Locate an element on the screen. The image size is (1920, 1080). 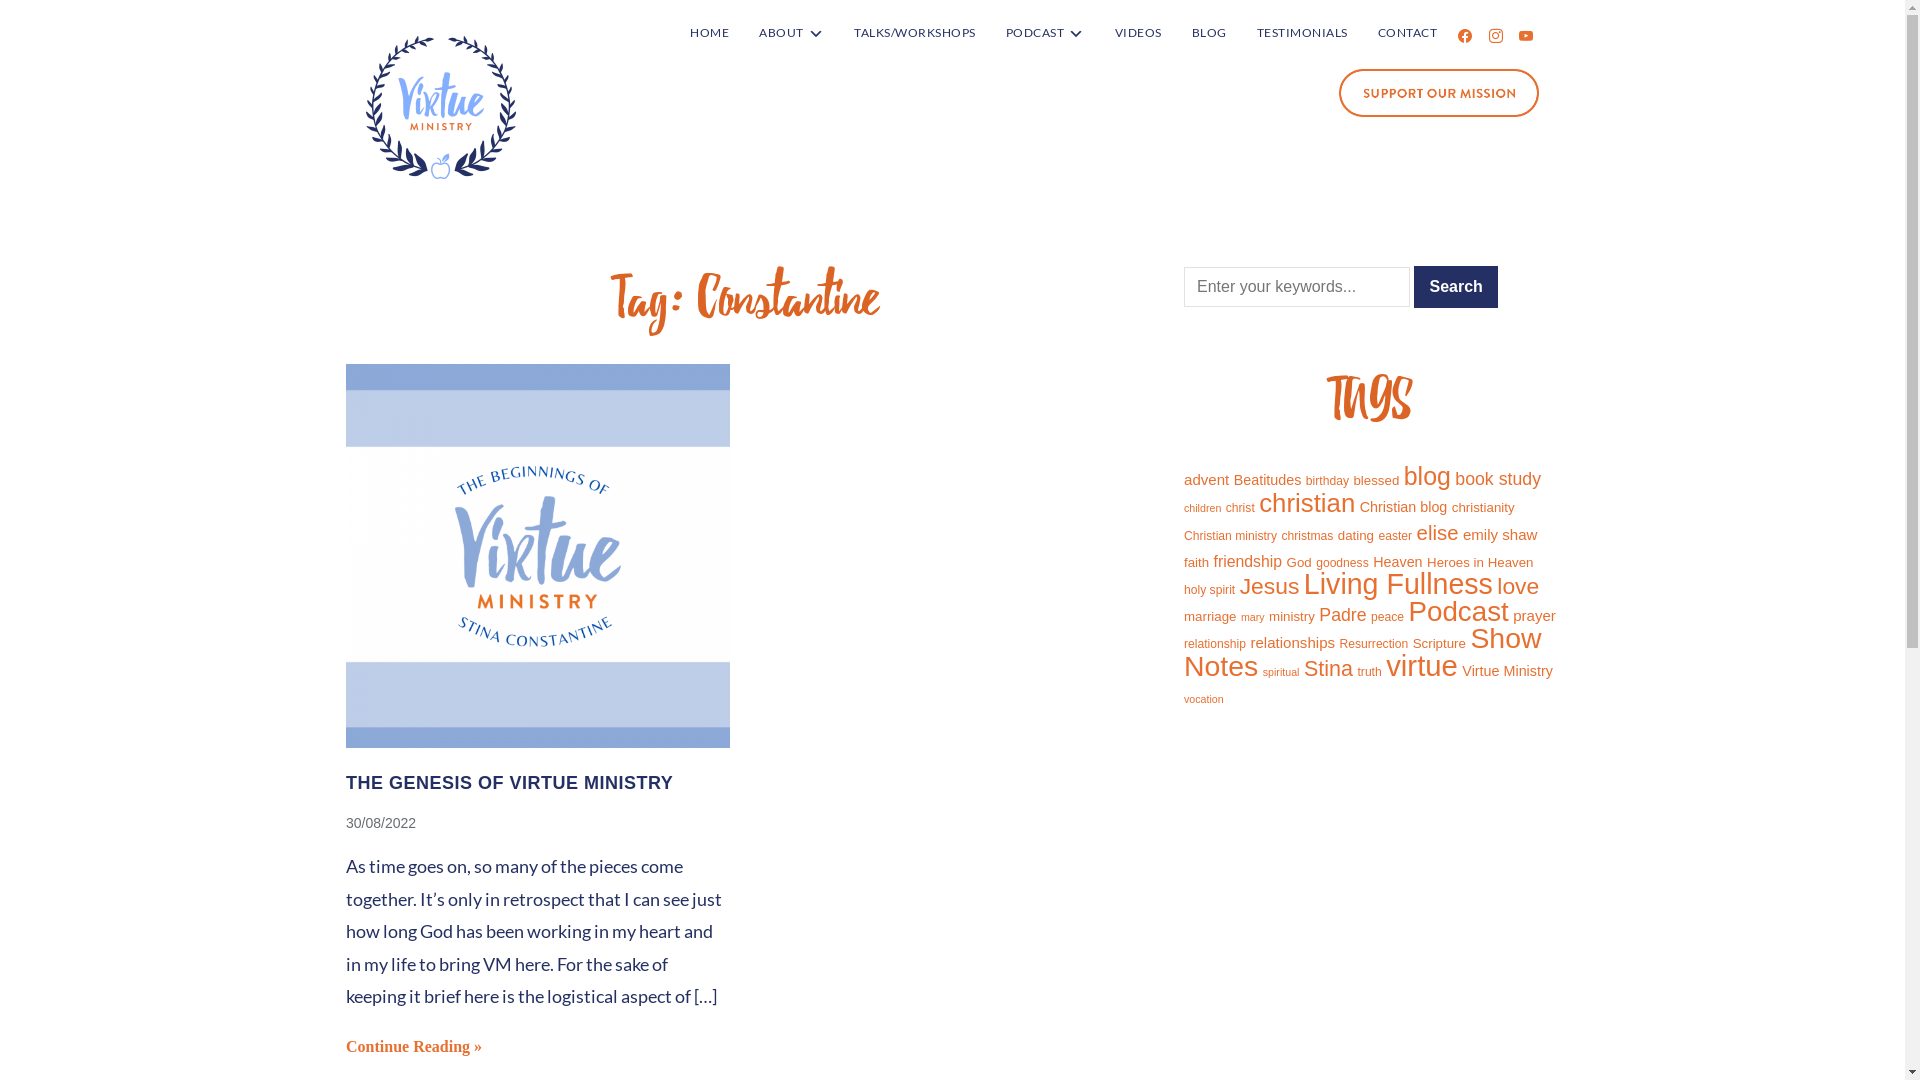
'God' is located at coordinates (1299, 562).